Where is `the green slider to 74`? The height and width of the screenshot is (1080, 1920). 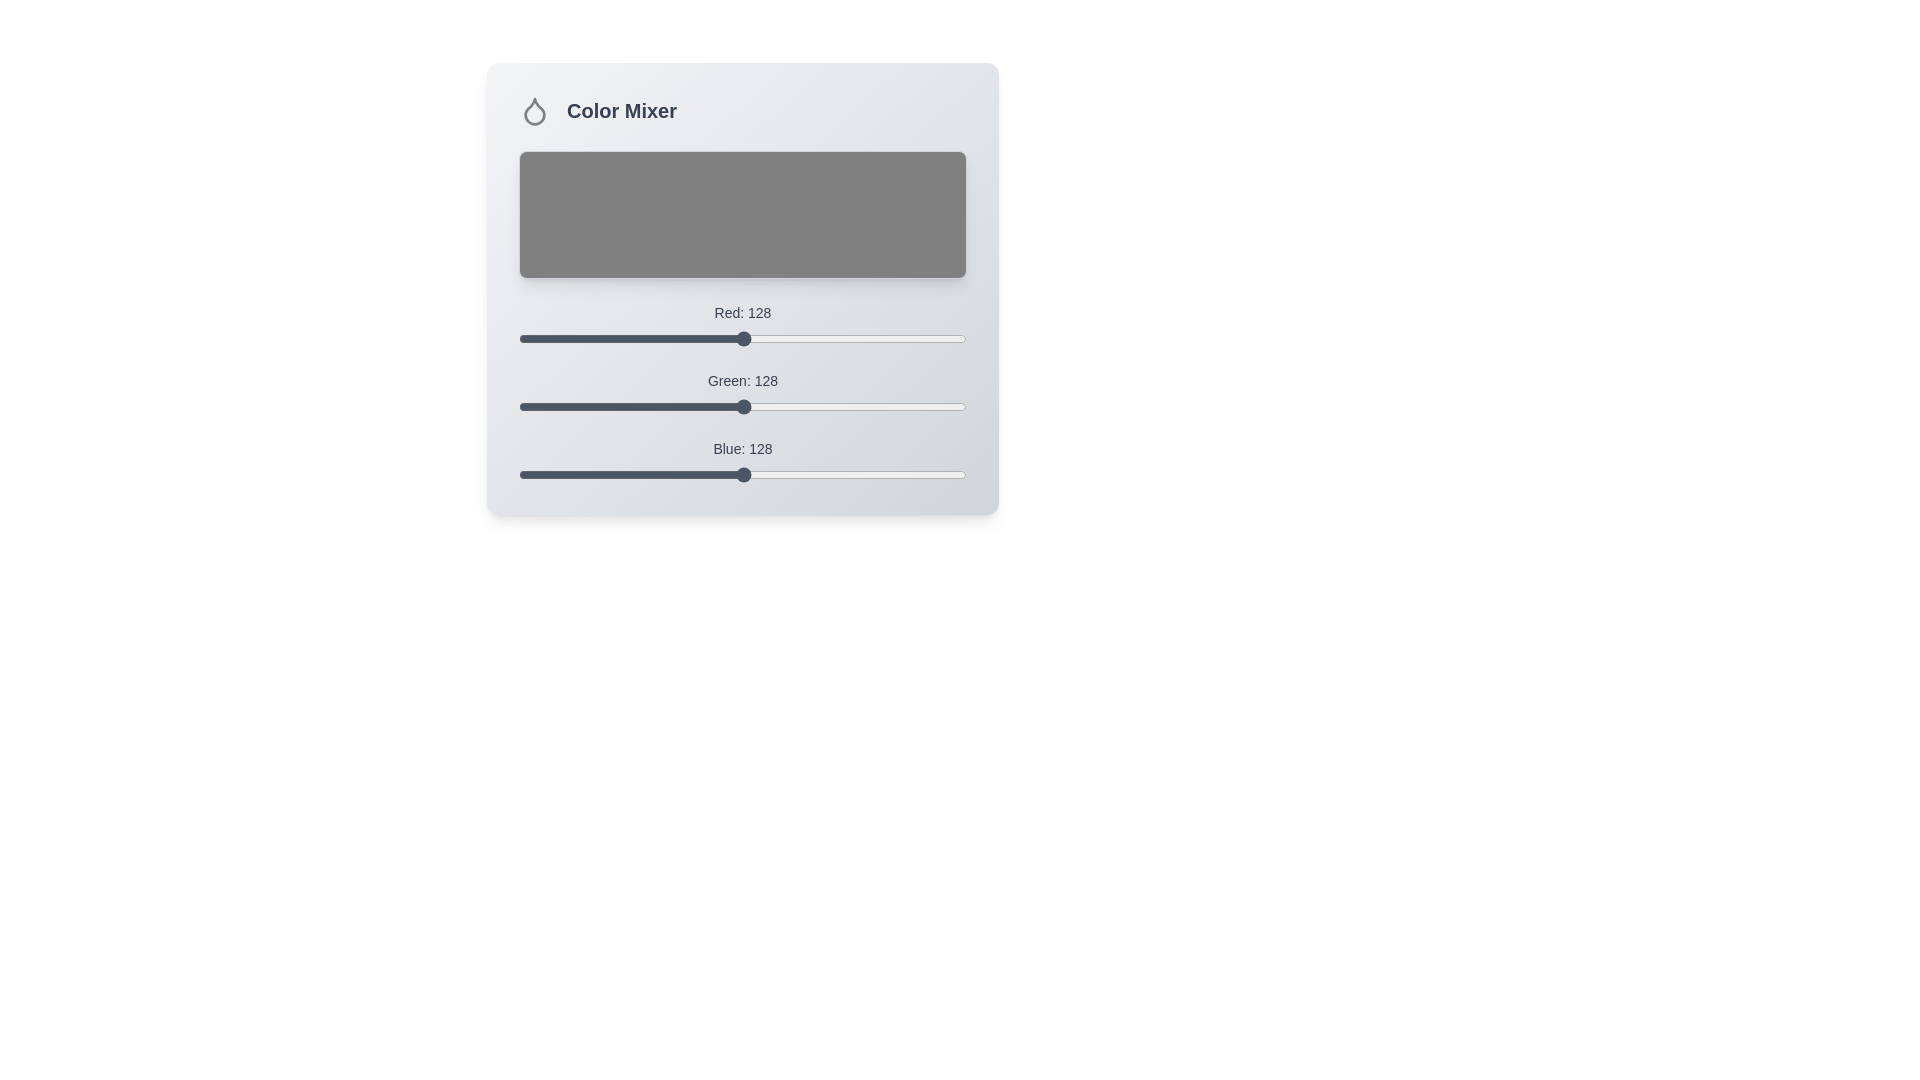 the green slider to 74 is located at coordinates (648, 406).